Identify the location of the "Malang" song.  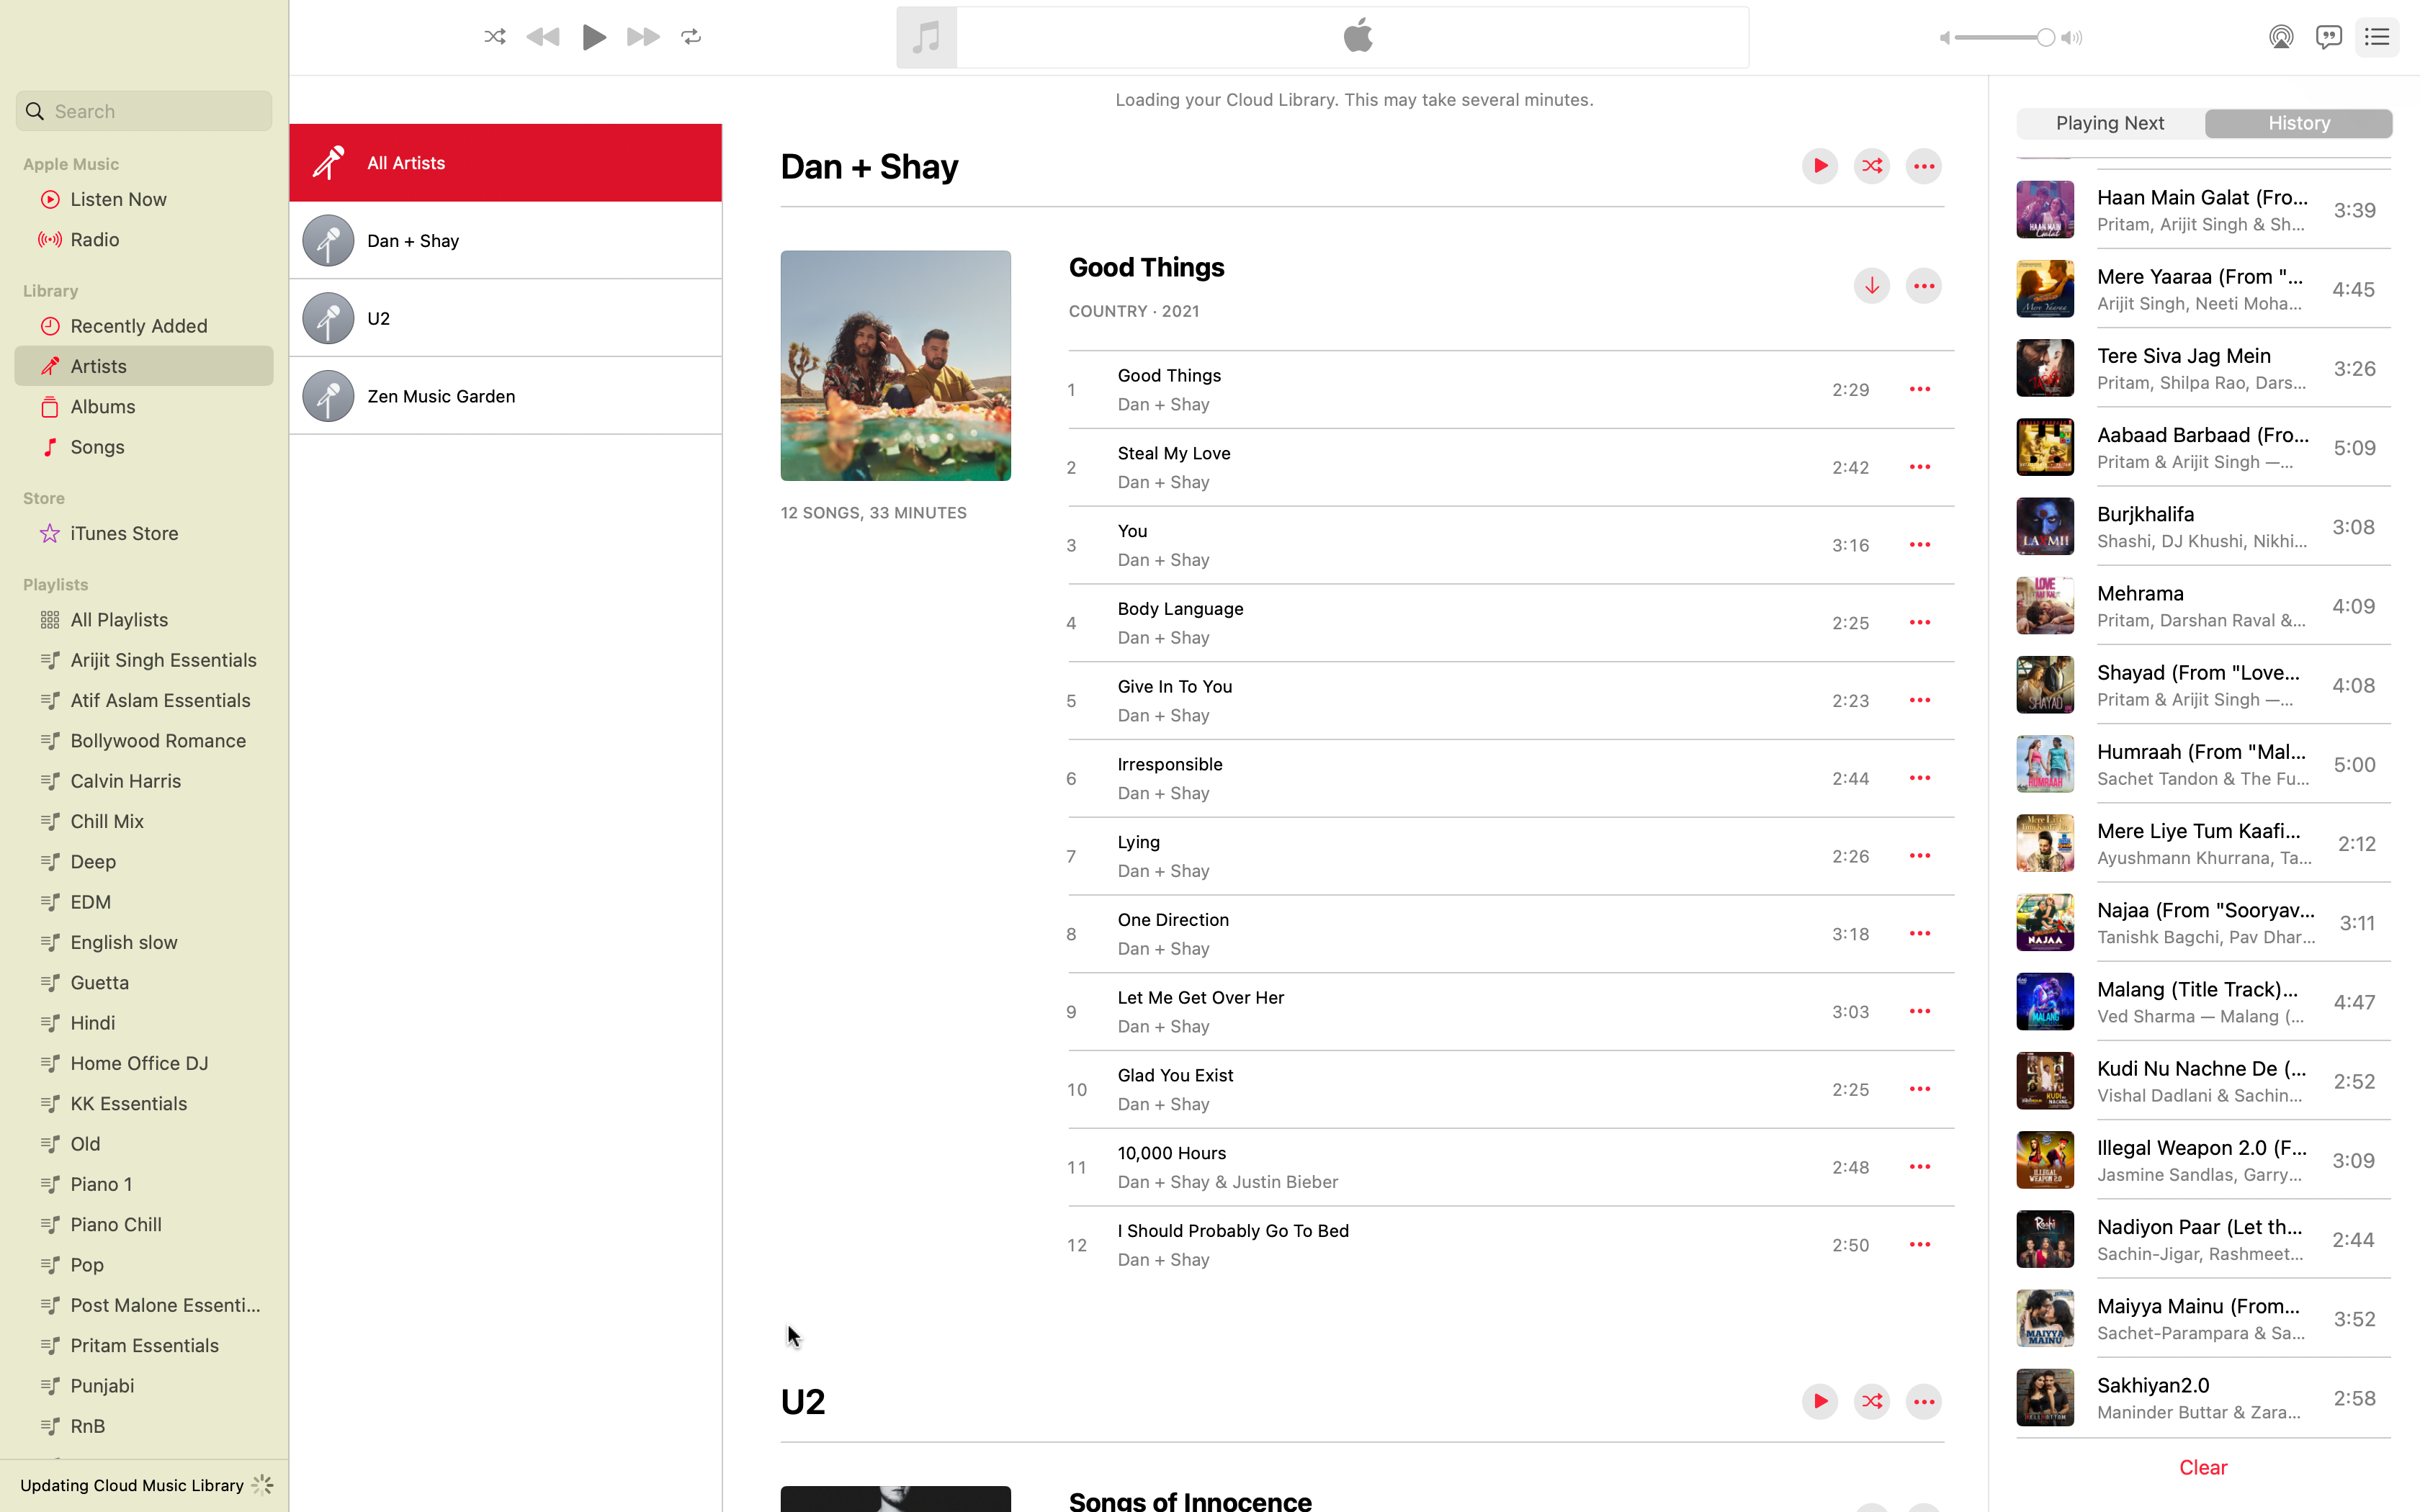
(2198, 999).